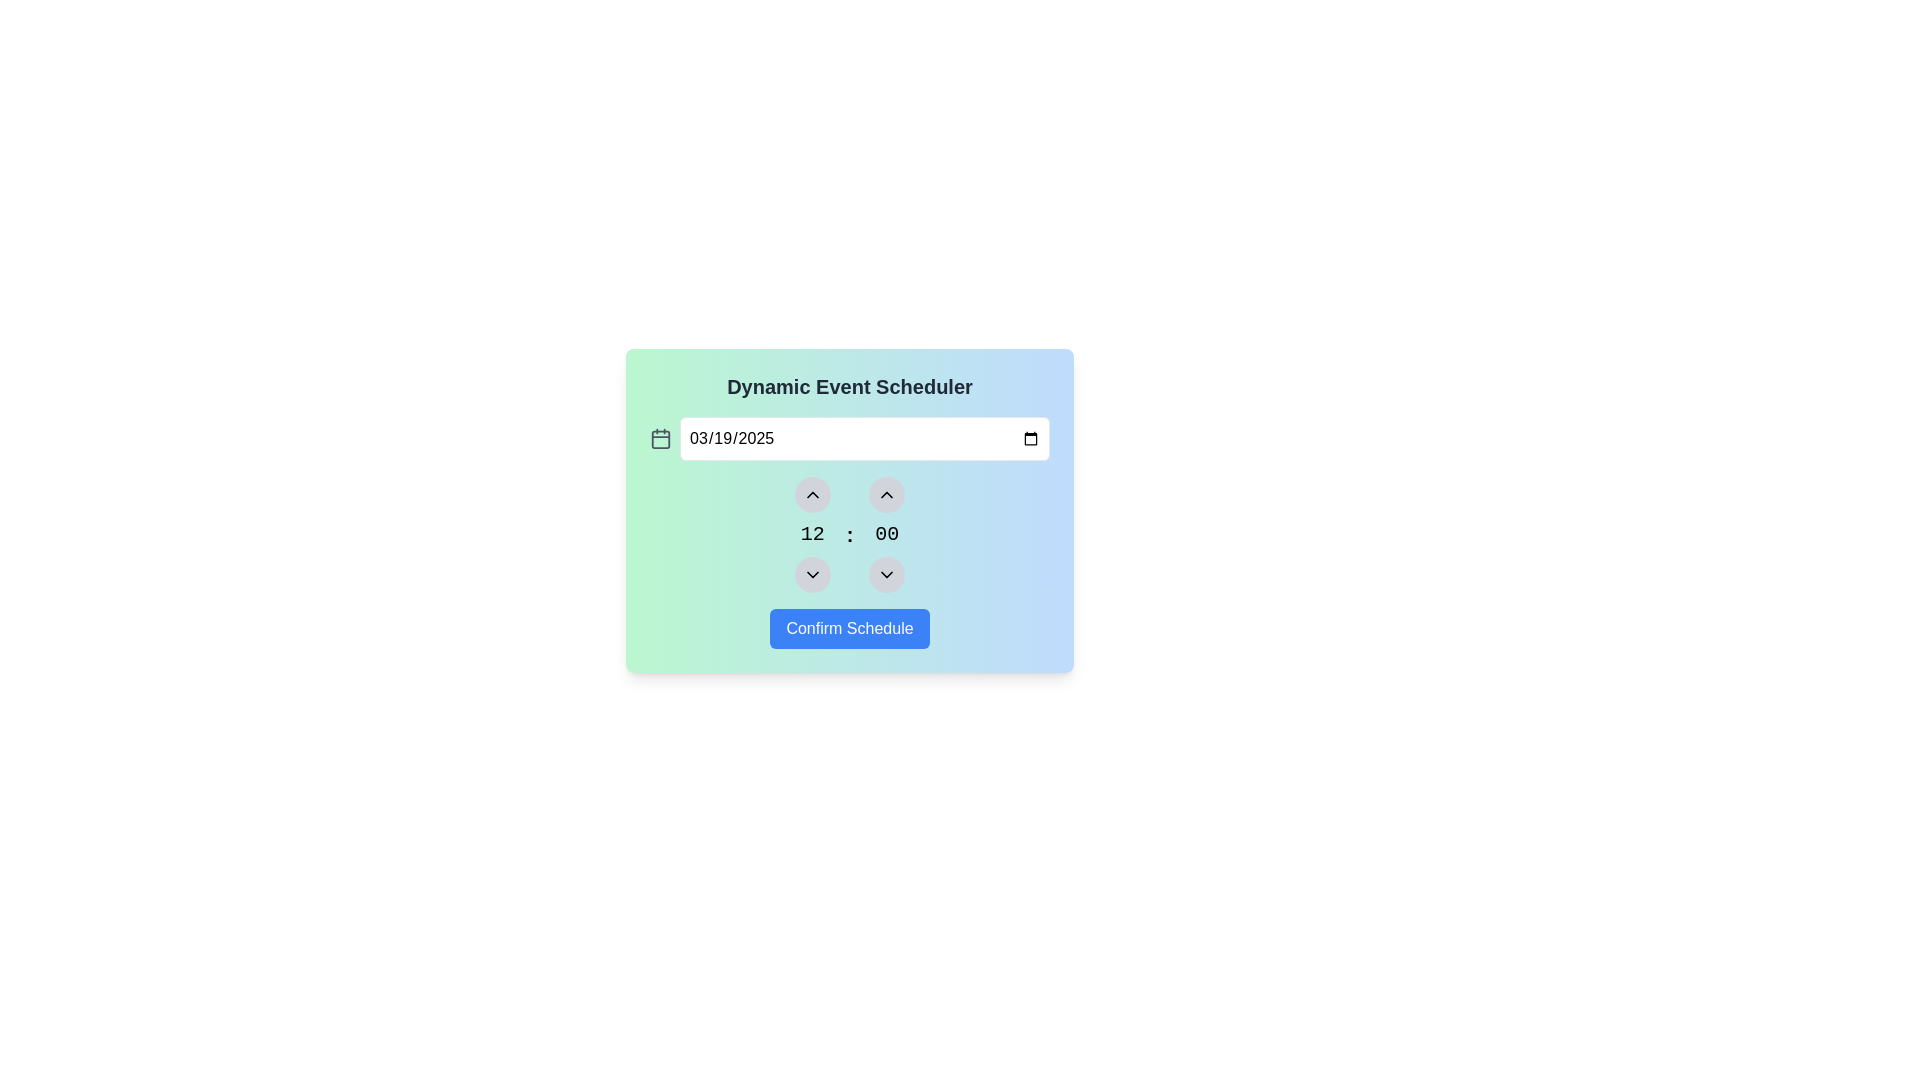  Describe the element at coordinates (812, 494) in the screenshot. I see `the first interactive circle button above the displayed numeric value '12'` at that location.